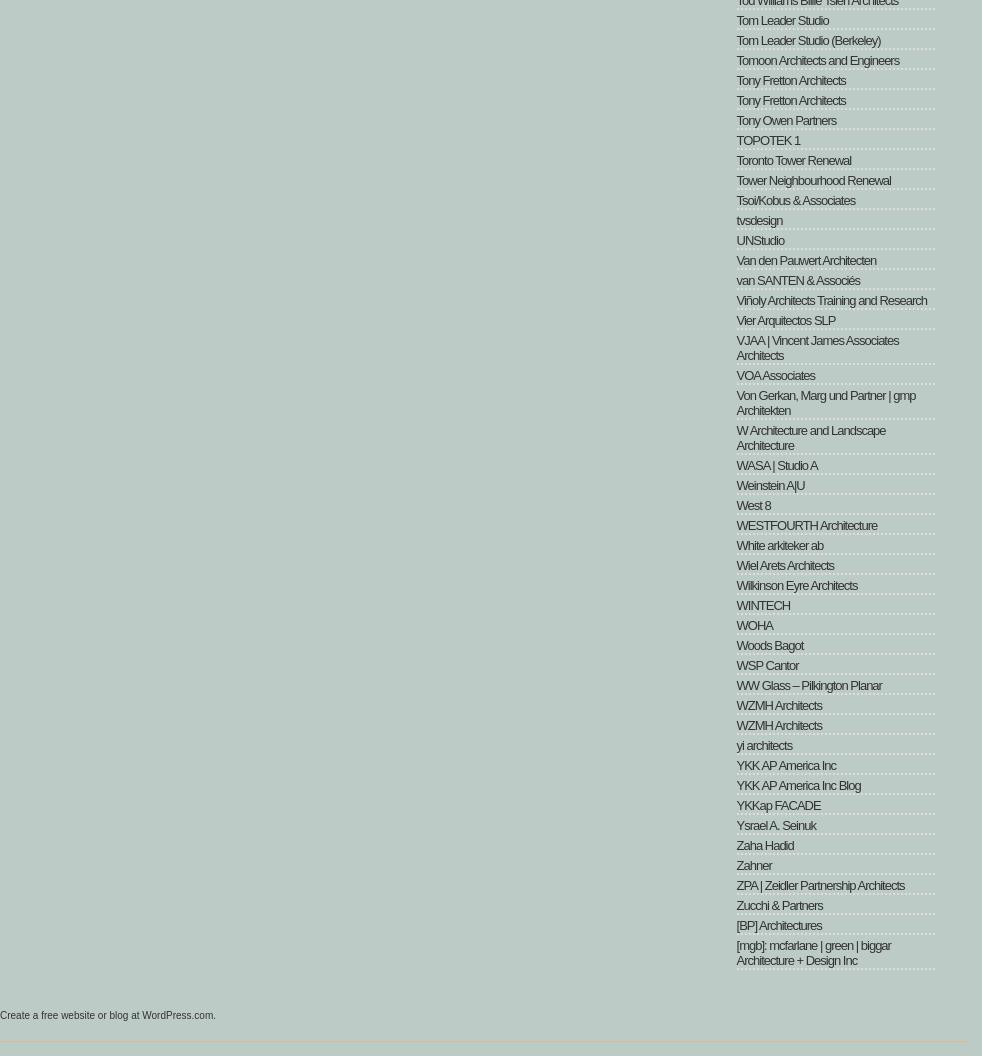 This screenshot has width=982, height=1056. Describe the element at coordinates (785, 320) in the screenshot. I see `'Vier Arquitectos SLP'` at that location.